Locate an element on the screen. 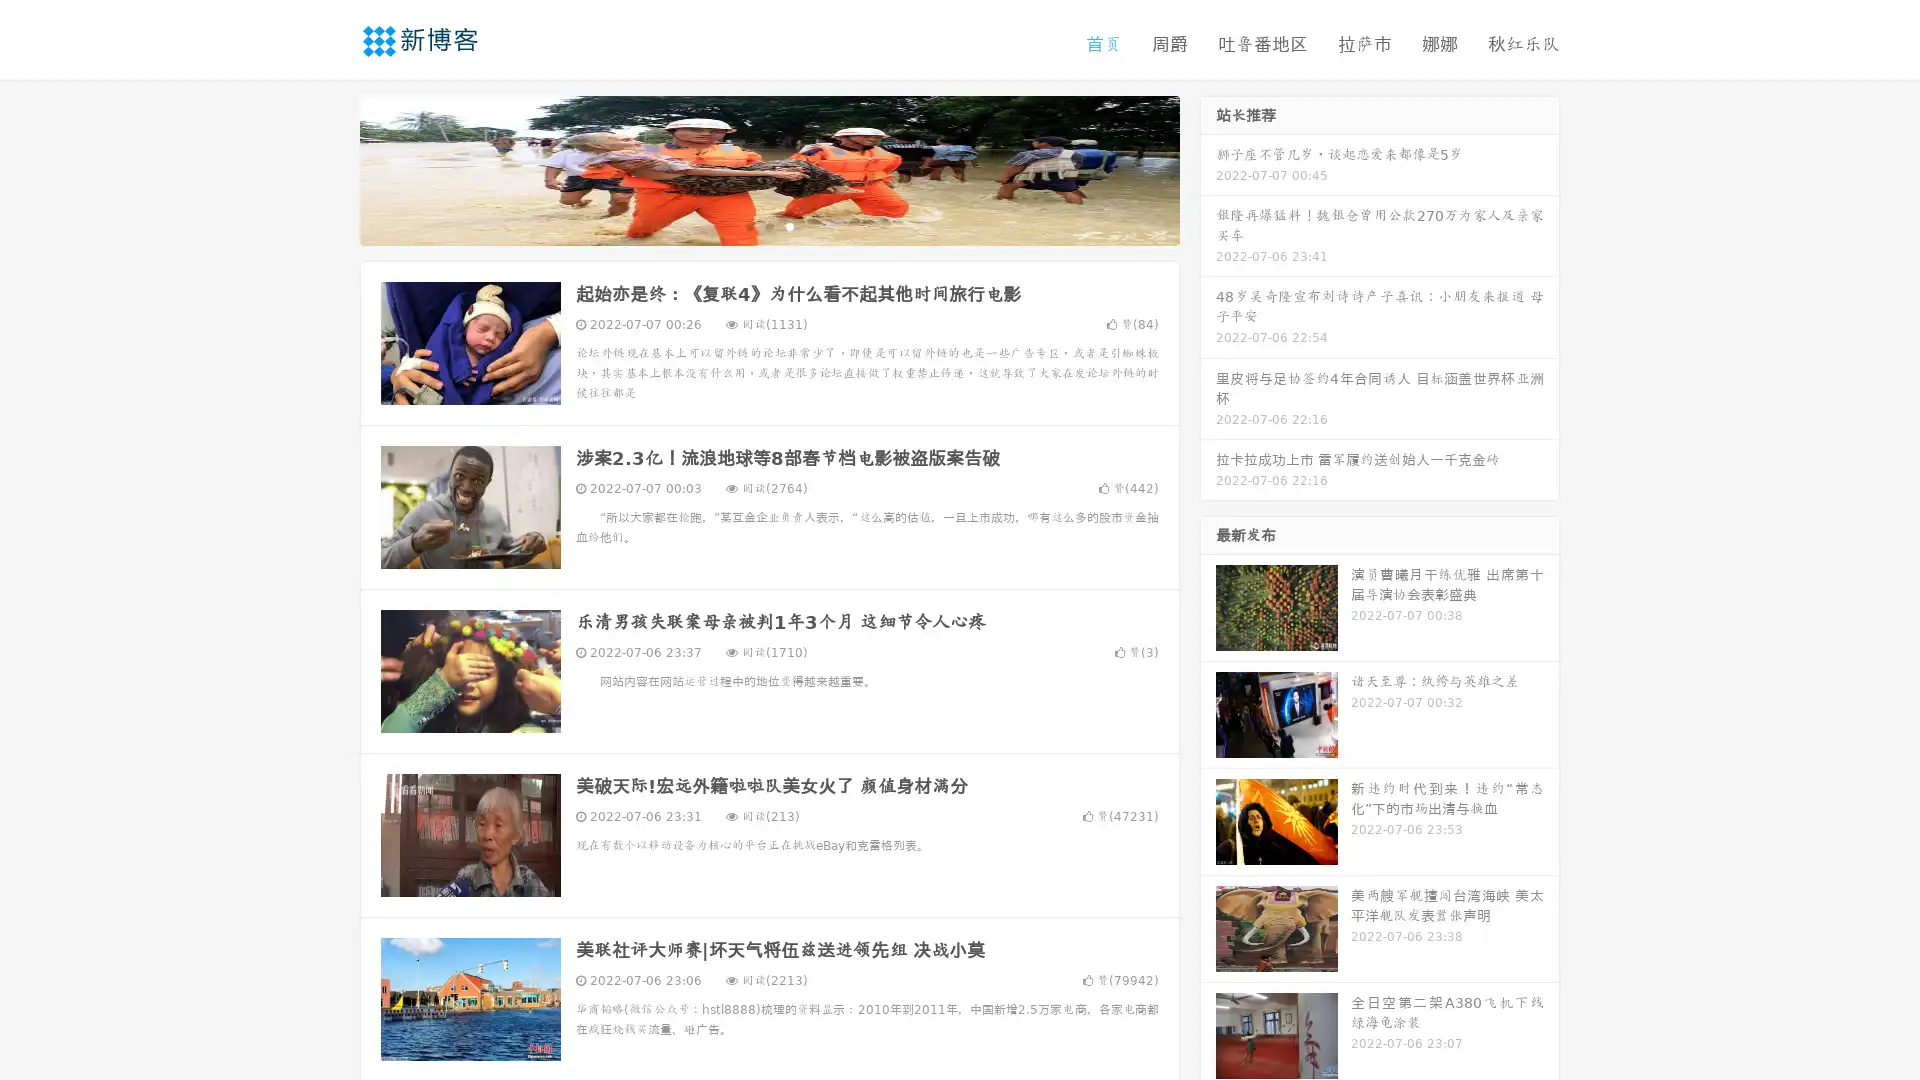 The width and height of the screenshot is (1920, 1080). Go to slide 3 is located at coordinates (789, 225).